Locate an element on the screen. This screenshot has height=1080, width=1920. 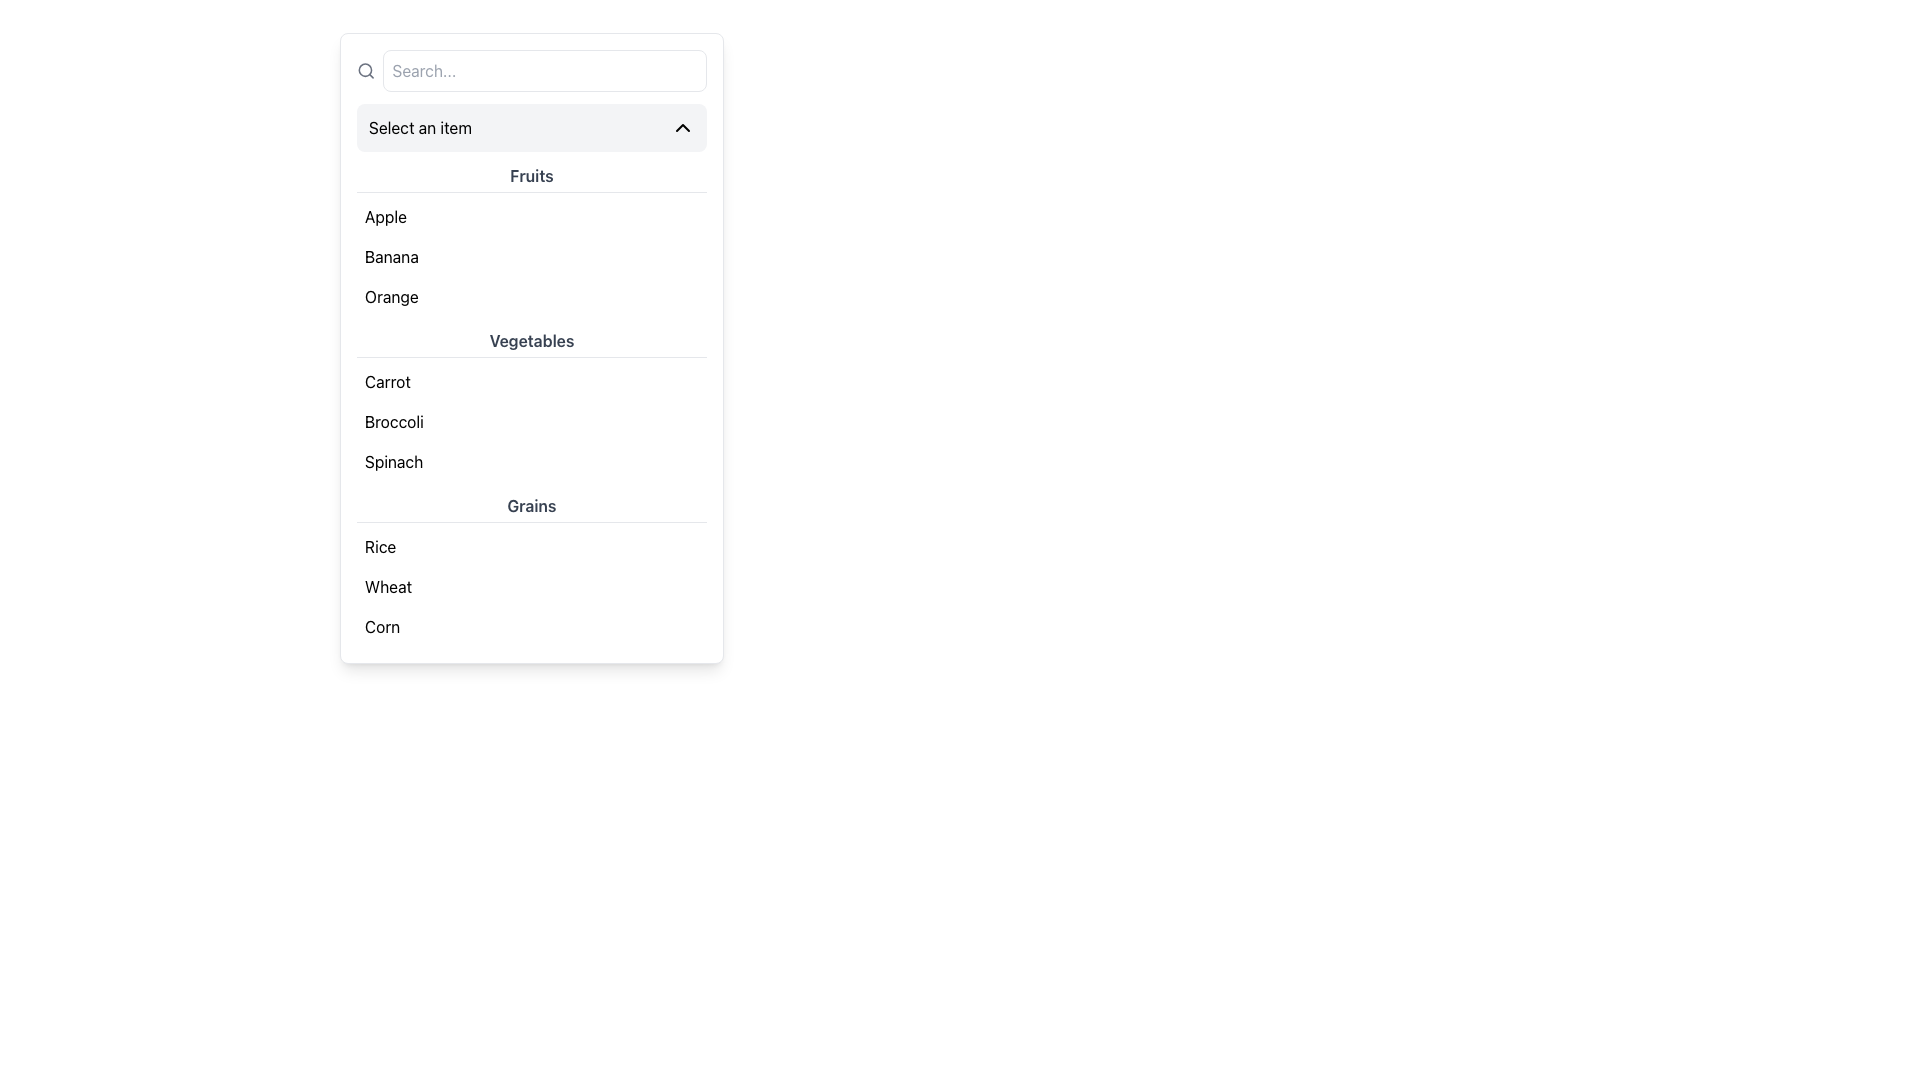
the 'Corn' text label in the 'Grains' dropdown list is located at coordinates (382, 626).